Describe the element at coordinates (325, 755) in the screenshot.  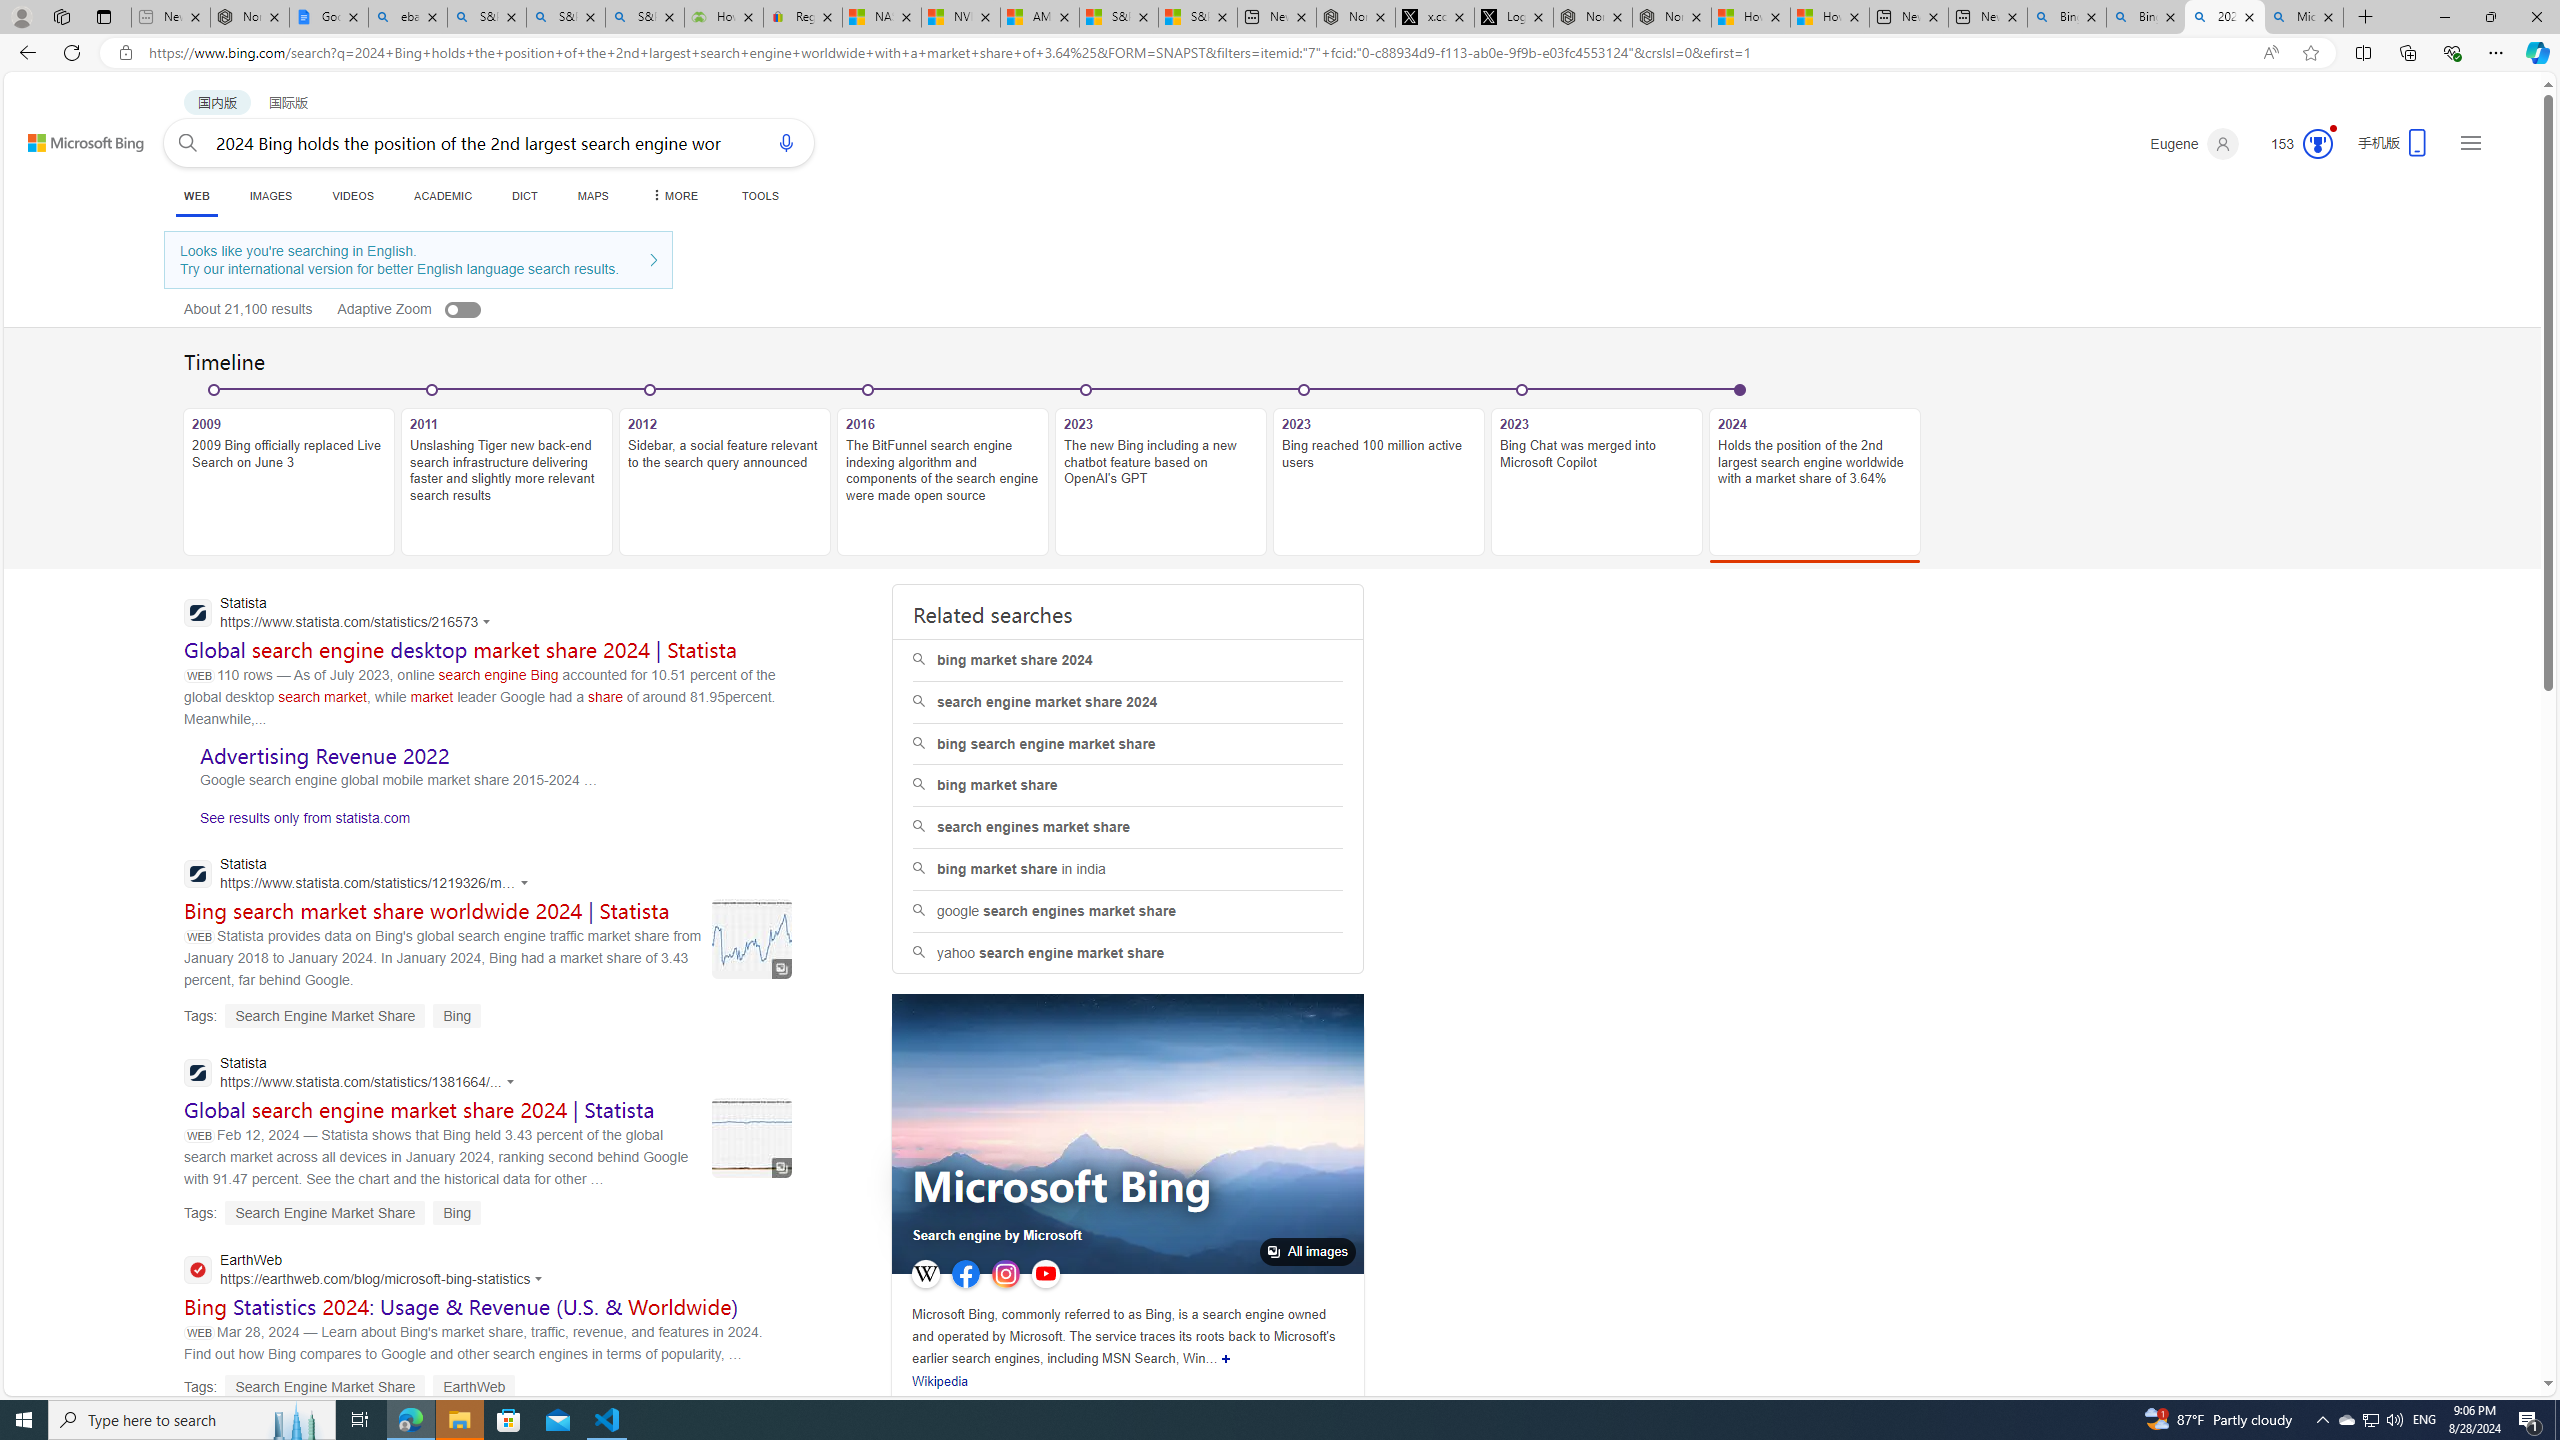
I see `'Advertising Revenue 2022'` at that location.